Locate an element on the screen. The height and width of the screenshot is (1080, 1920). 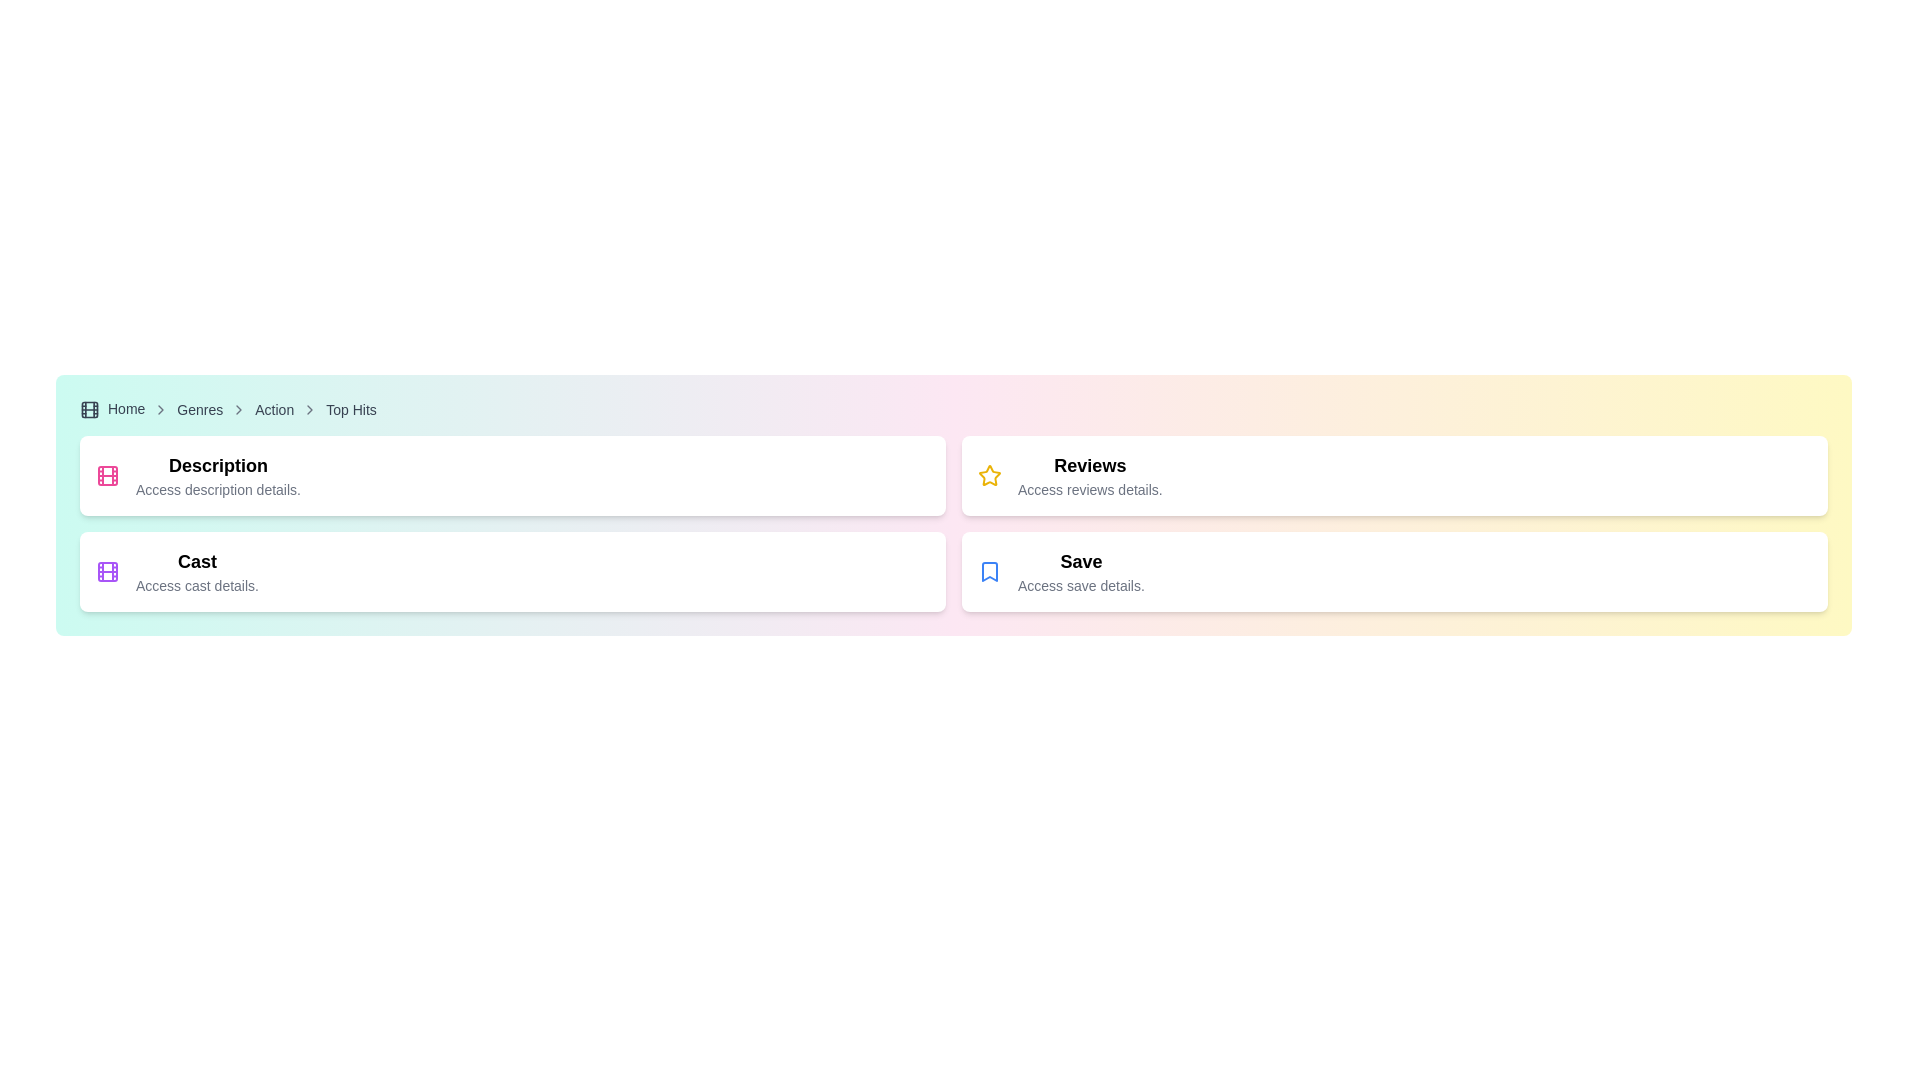
the fourth breadcrumb link in the navigation bar is located at coordinates (351, 408).